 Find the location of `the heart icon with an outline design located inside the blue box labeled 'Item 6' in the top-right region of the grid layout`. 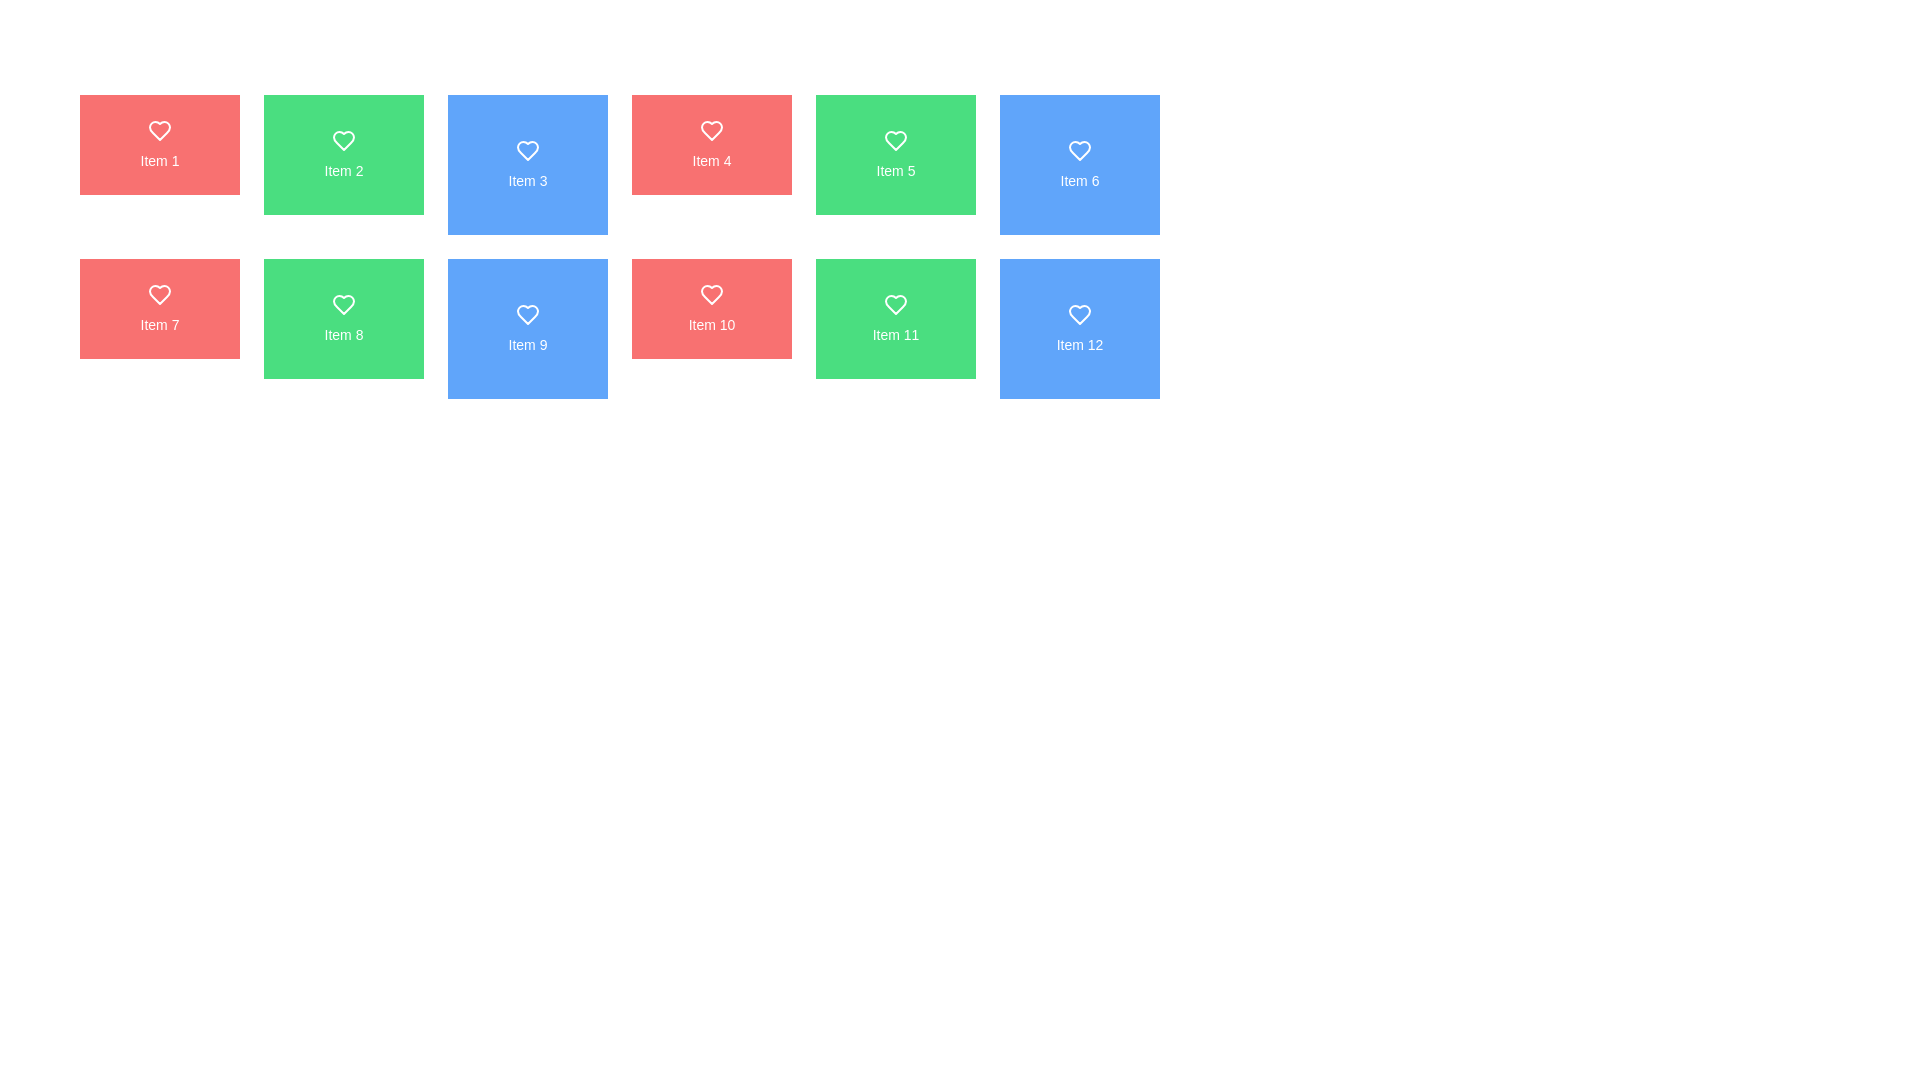

the heart icon with an outline design located inside the blue box labeled 'Item 6' in the top-right region of the grid layout is located at coordinates (1079, 149).